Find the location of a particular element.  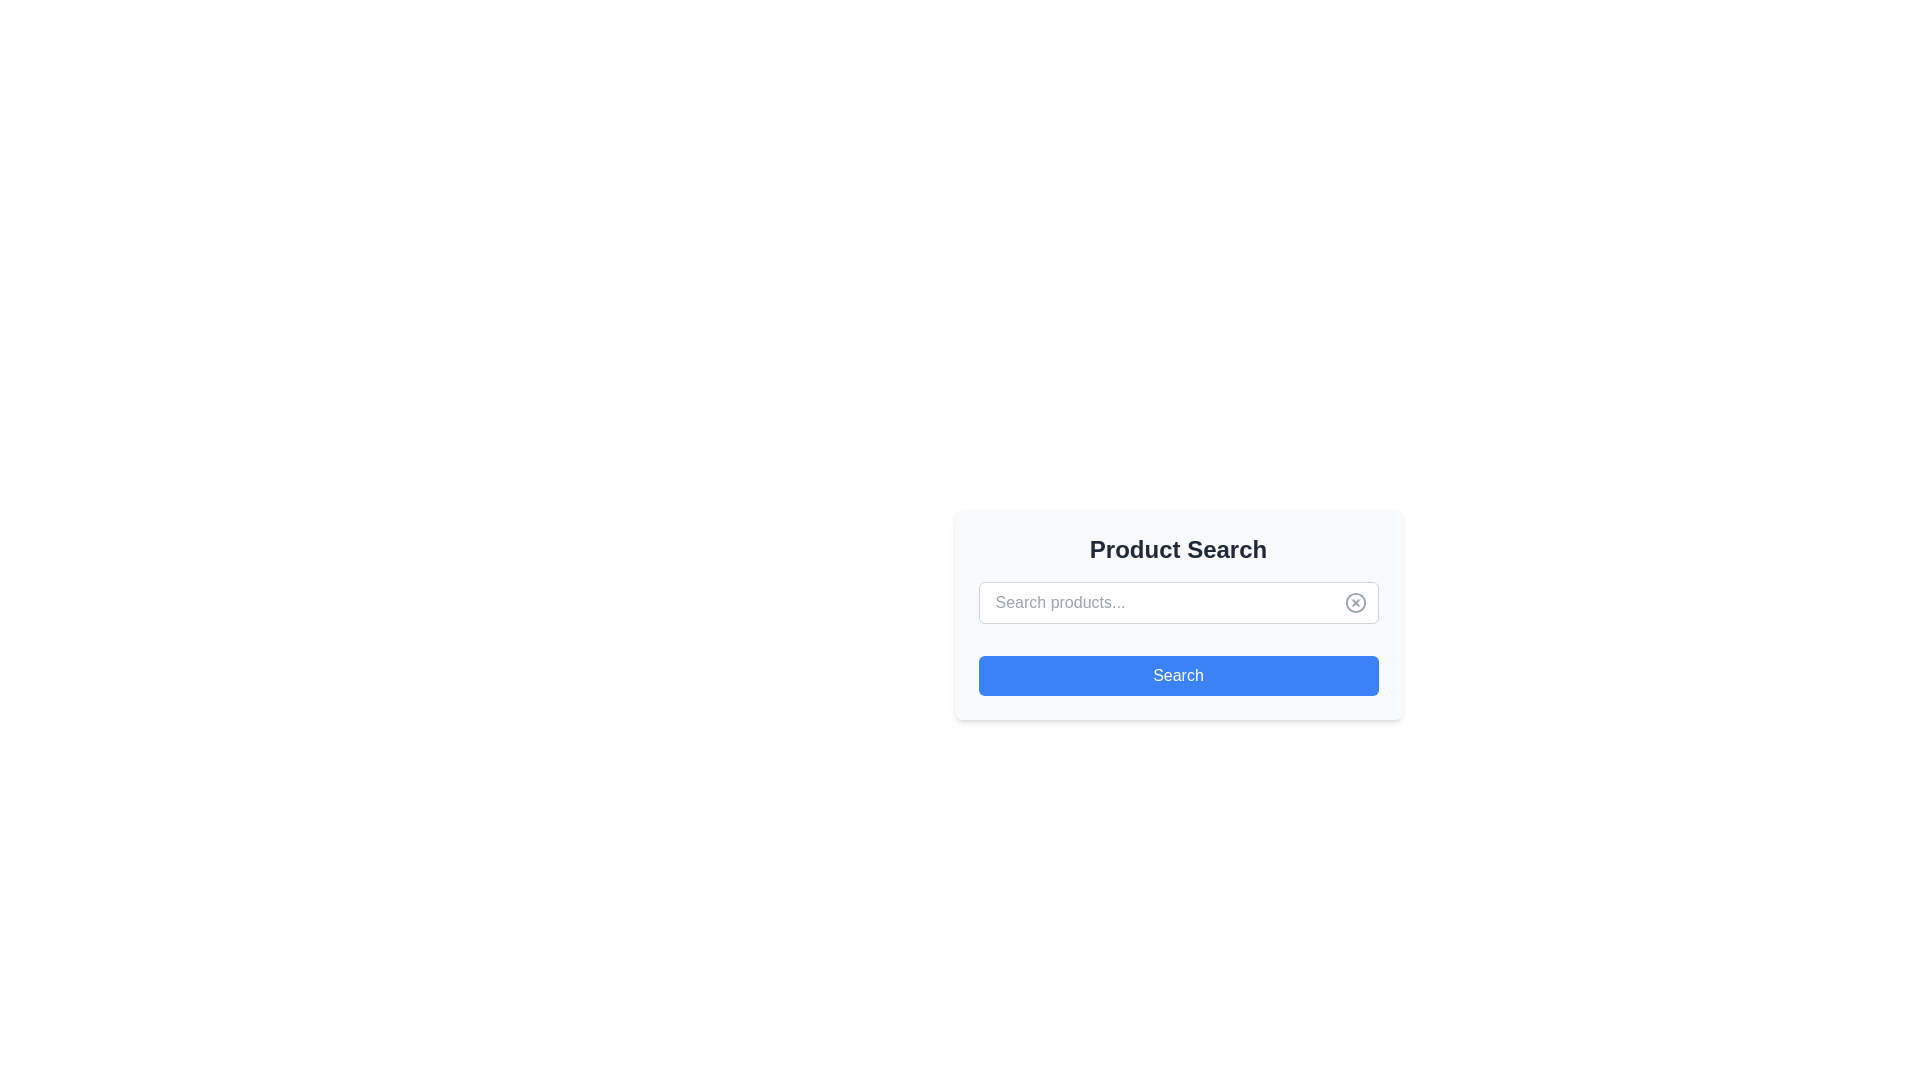

the 'Search' button with rounded corners and a blue background is located at coordinates (1178, 675).